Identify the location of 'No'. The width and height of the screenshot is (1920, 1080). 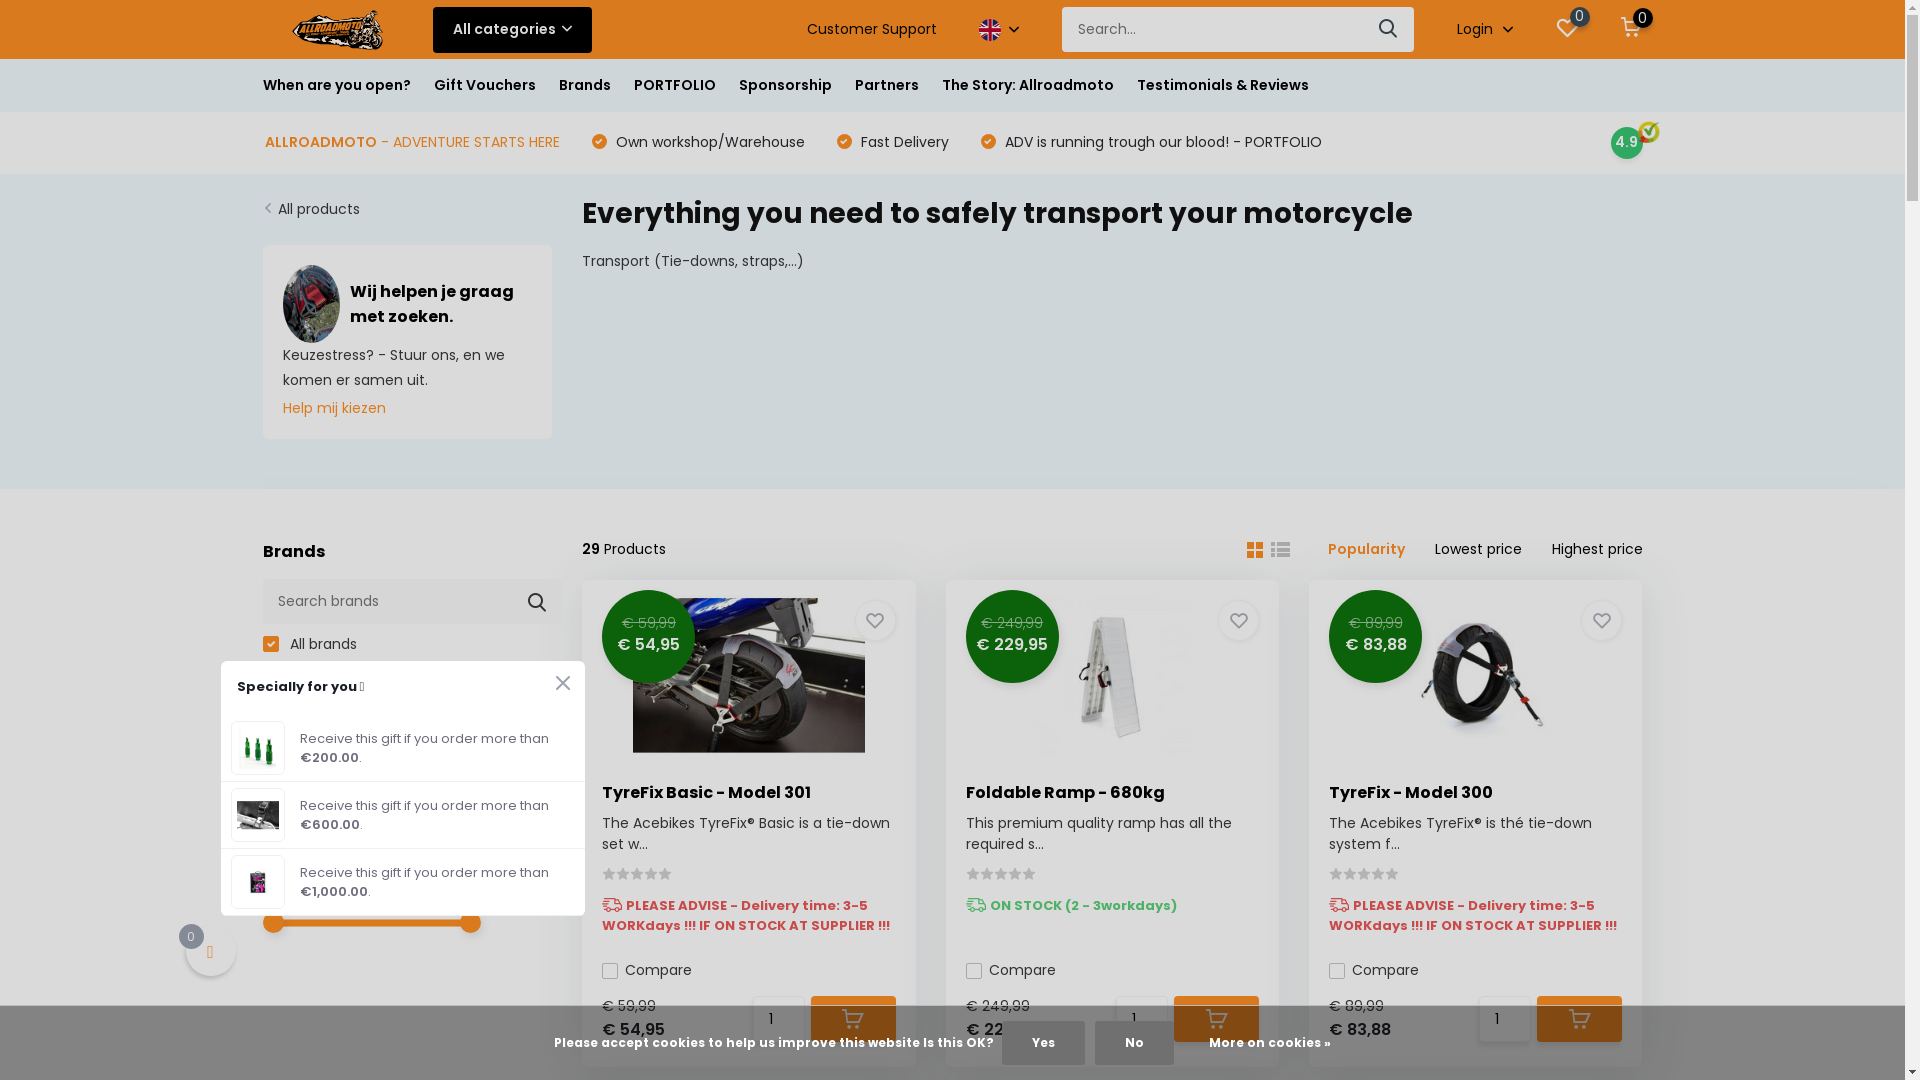
(1134, 1041).